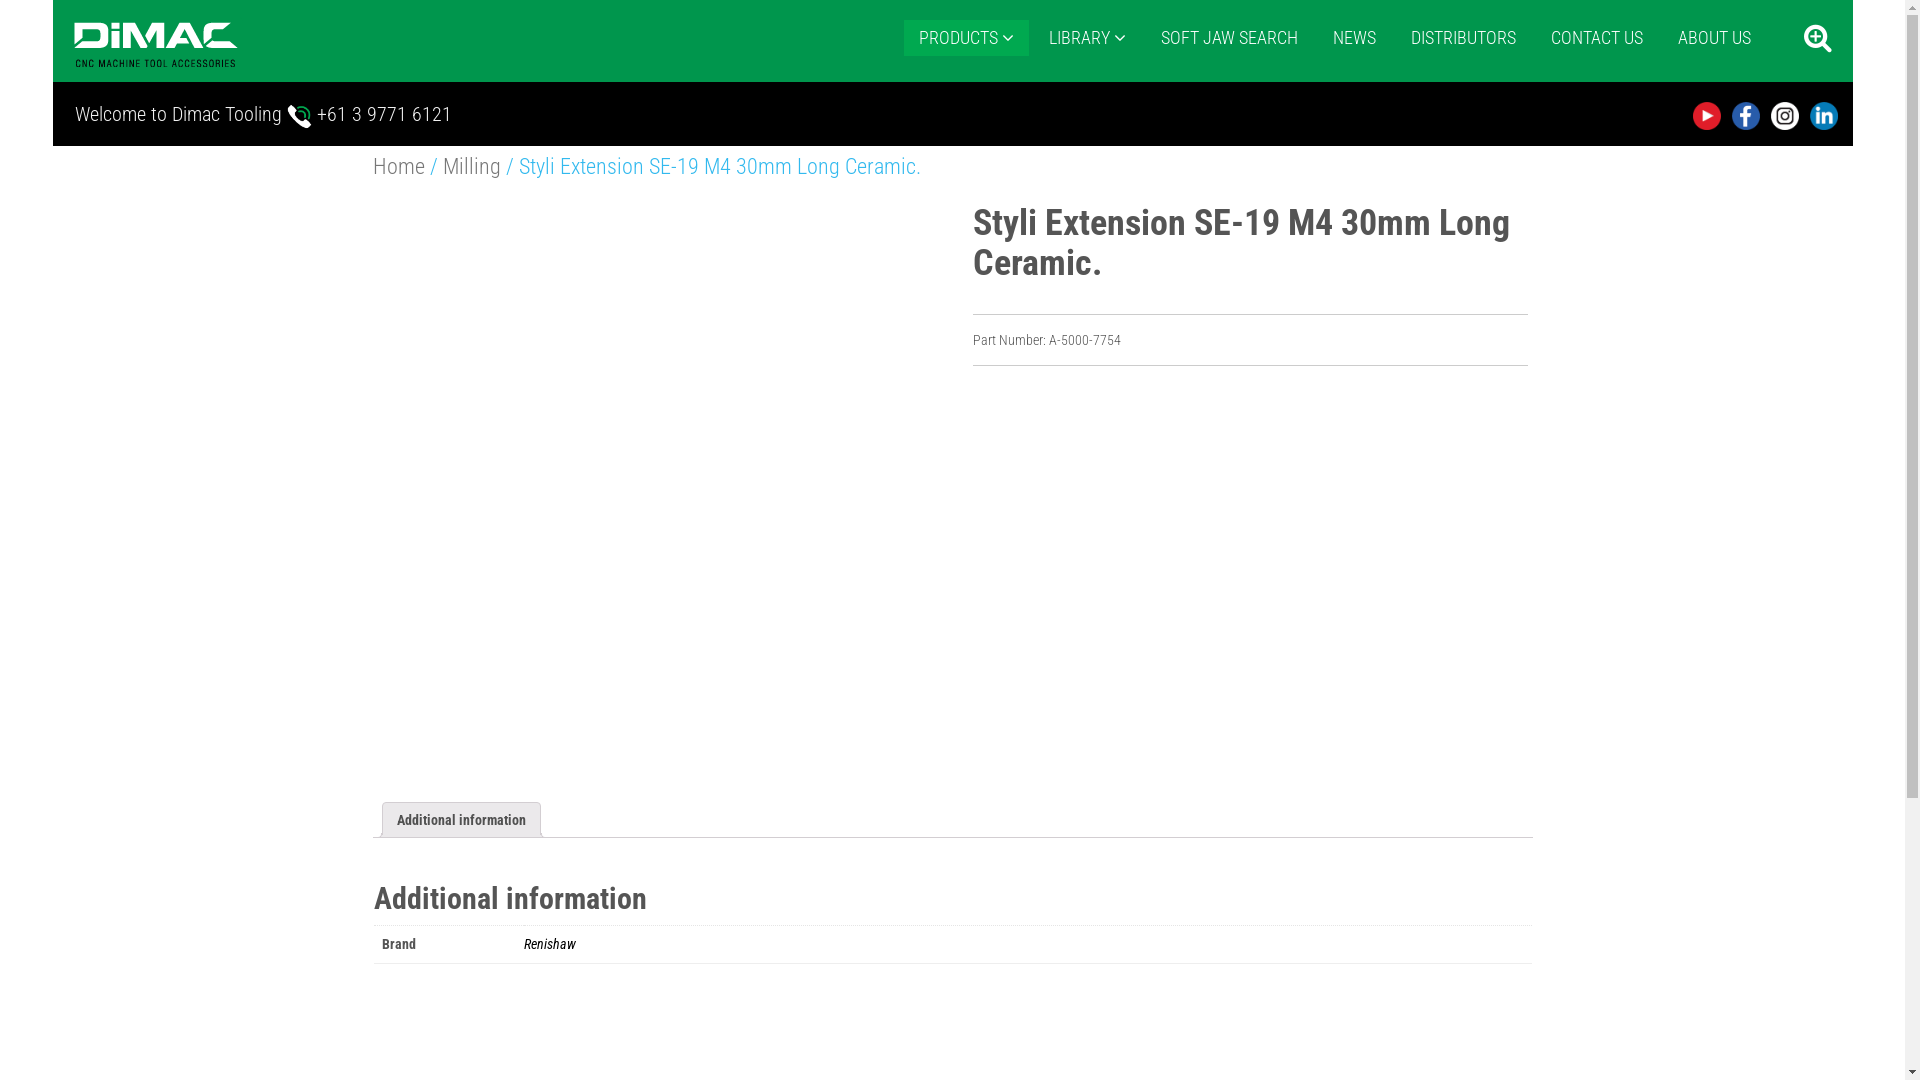  Describe the element at coordinates (459, 820) in the screenshot. I see `'Additional information'` at that location.